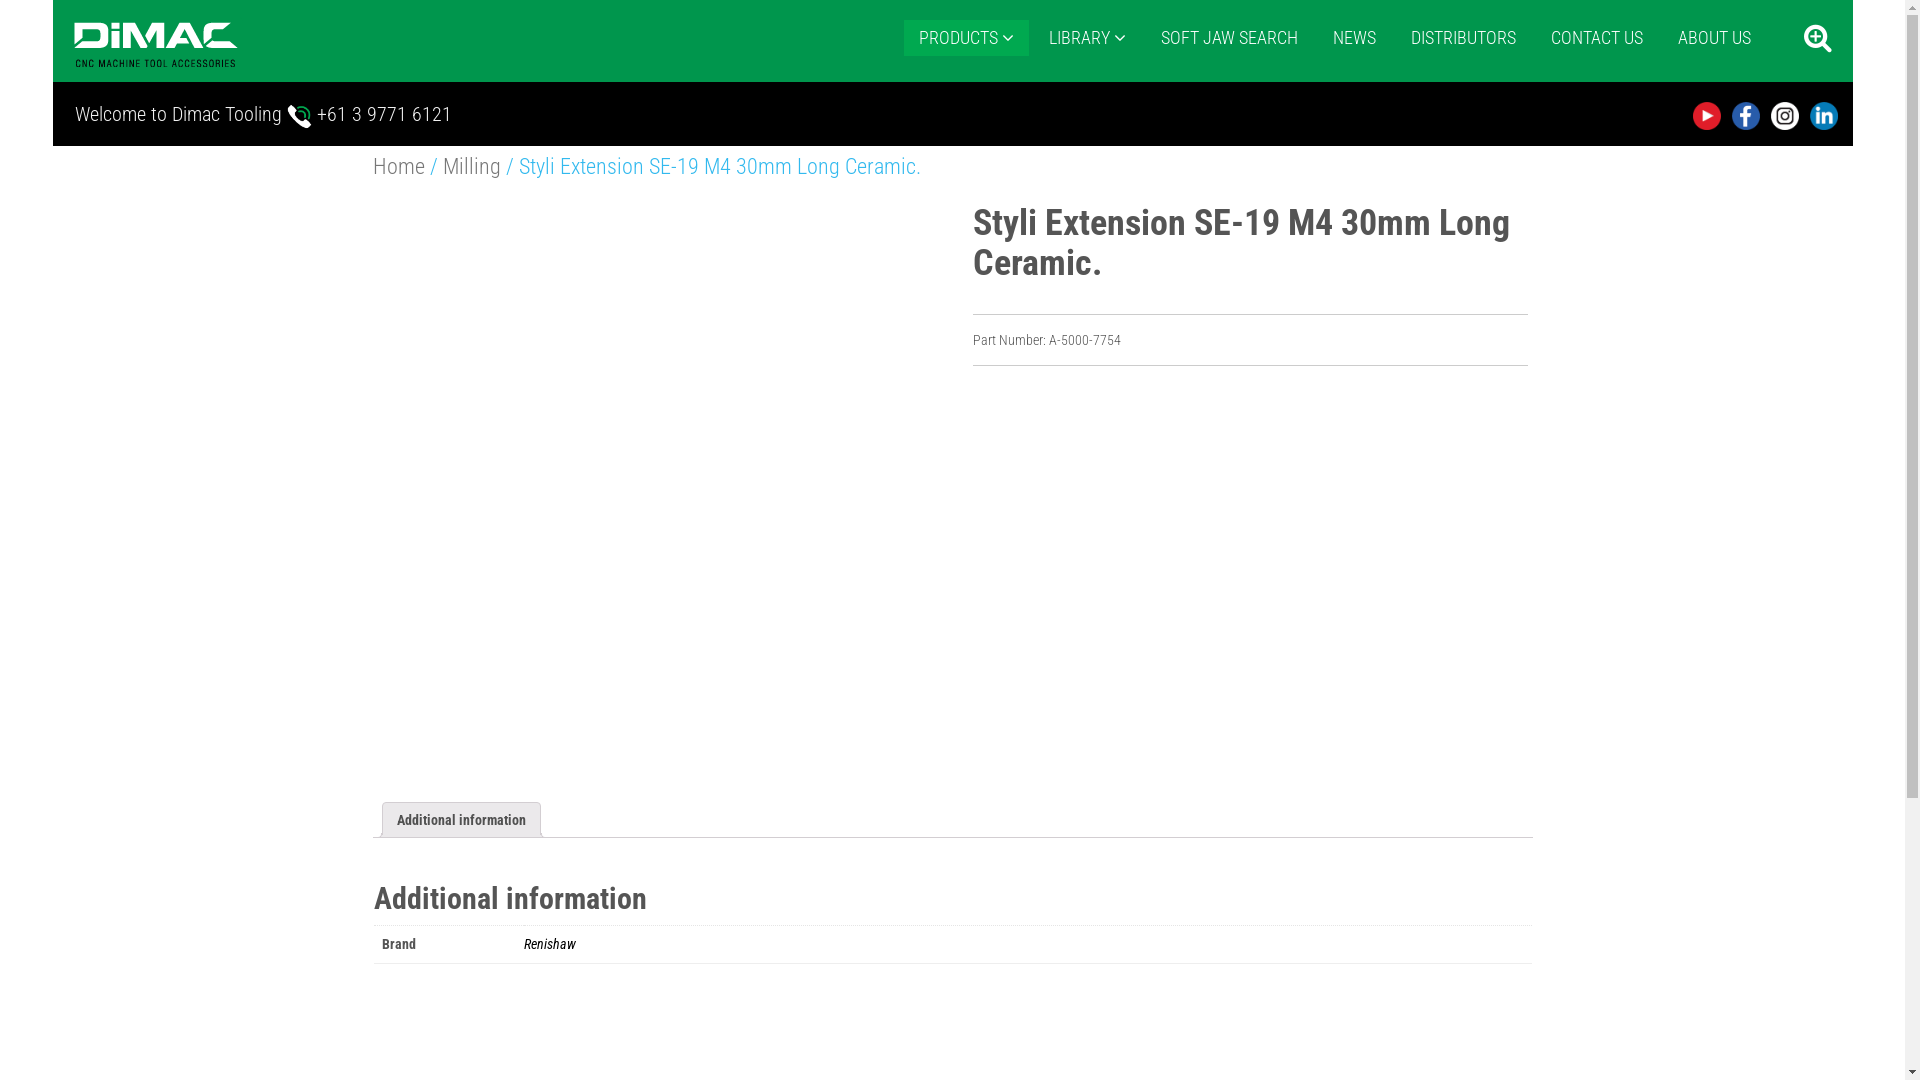  Describe the element at coordinates (459, 820) in the screenshot. I see `'Additional information'` at that location.